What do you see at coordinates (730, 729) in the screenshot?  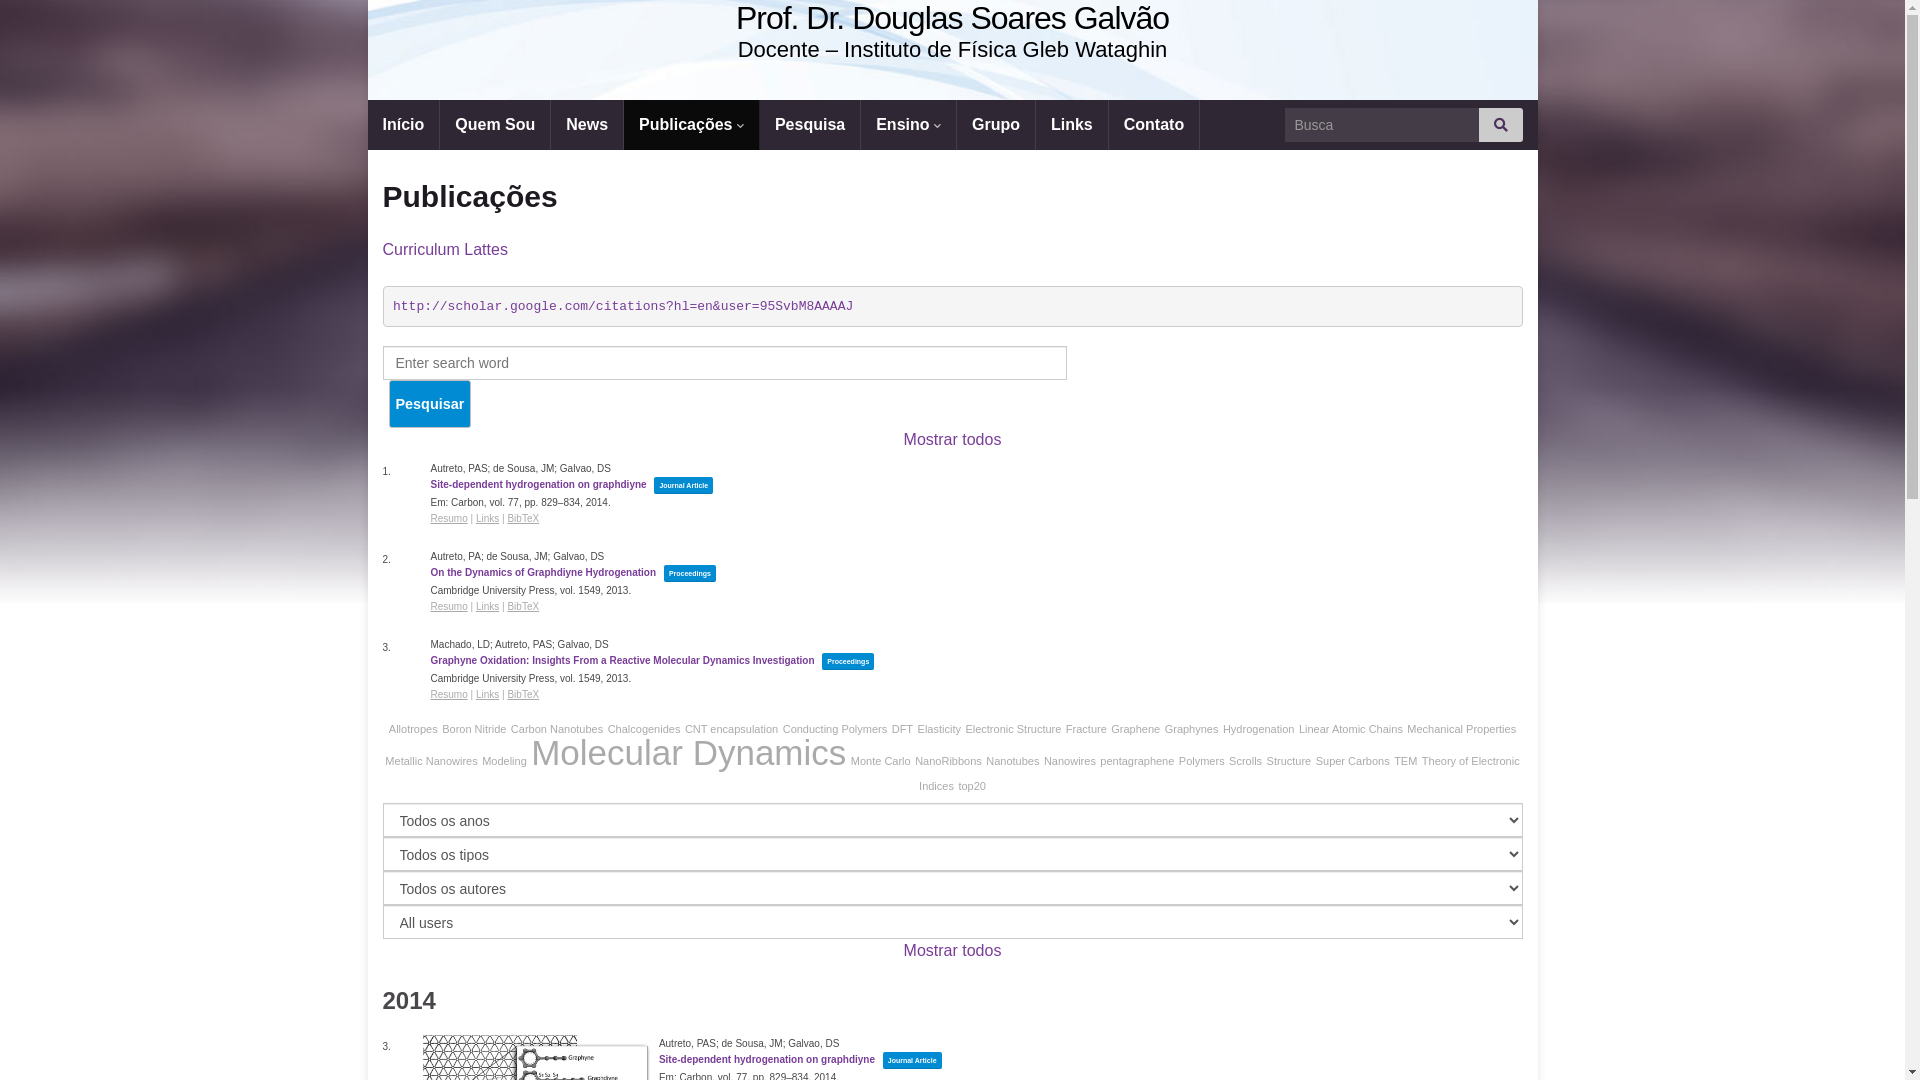 I see `'CNT encapsulation'` at bounding box center [730, 729].